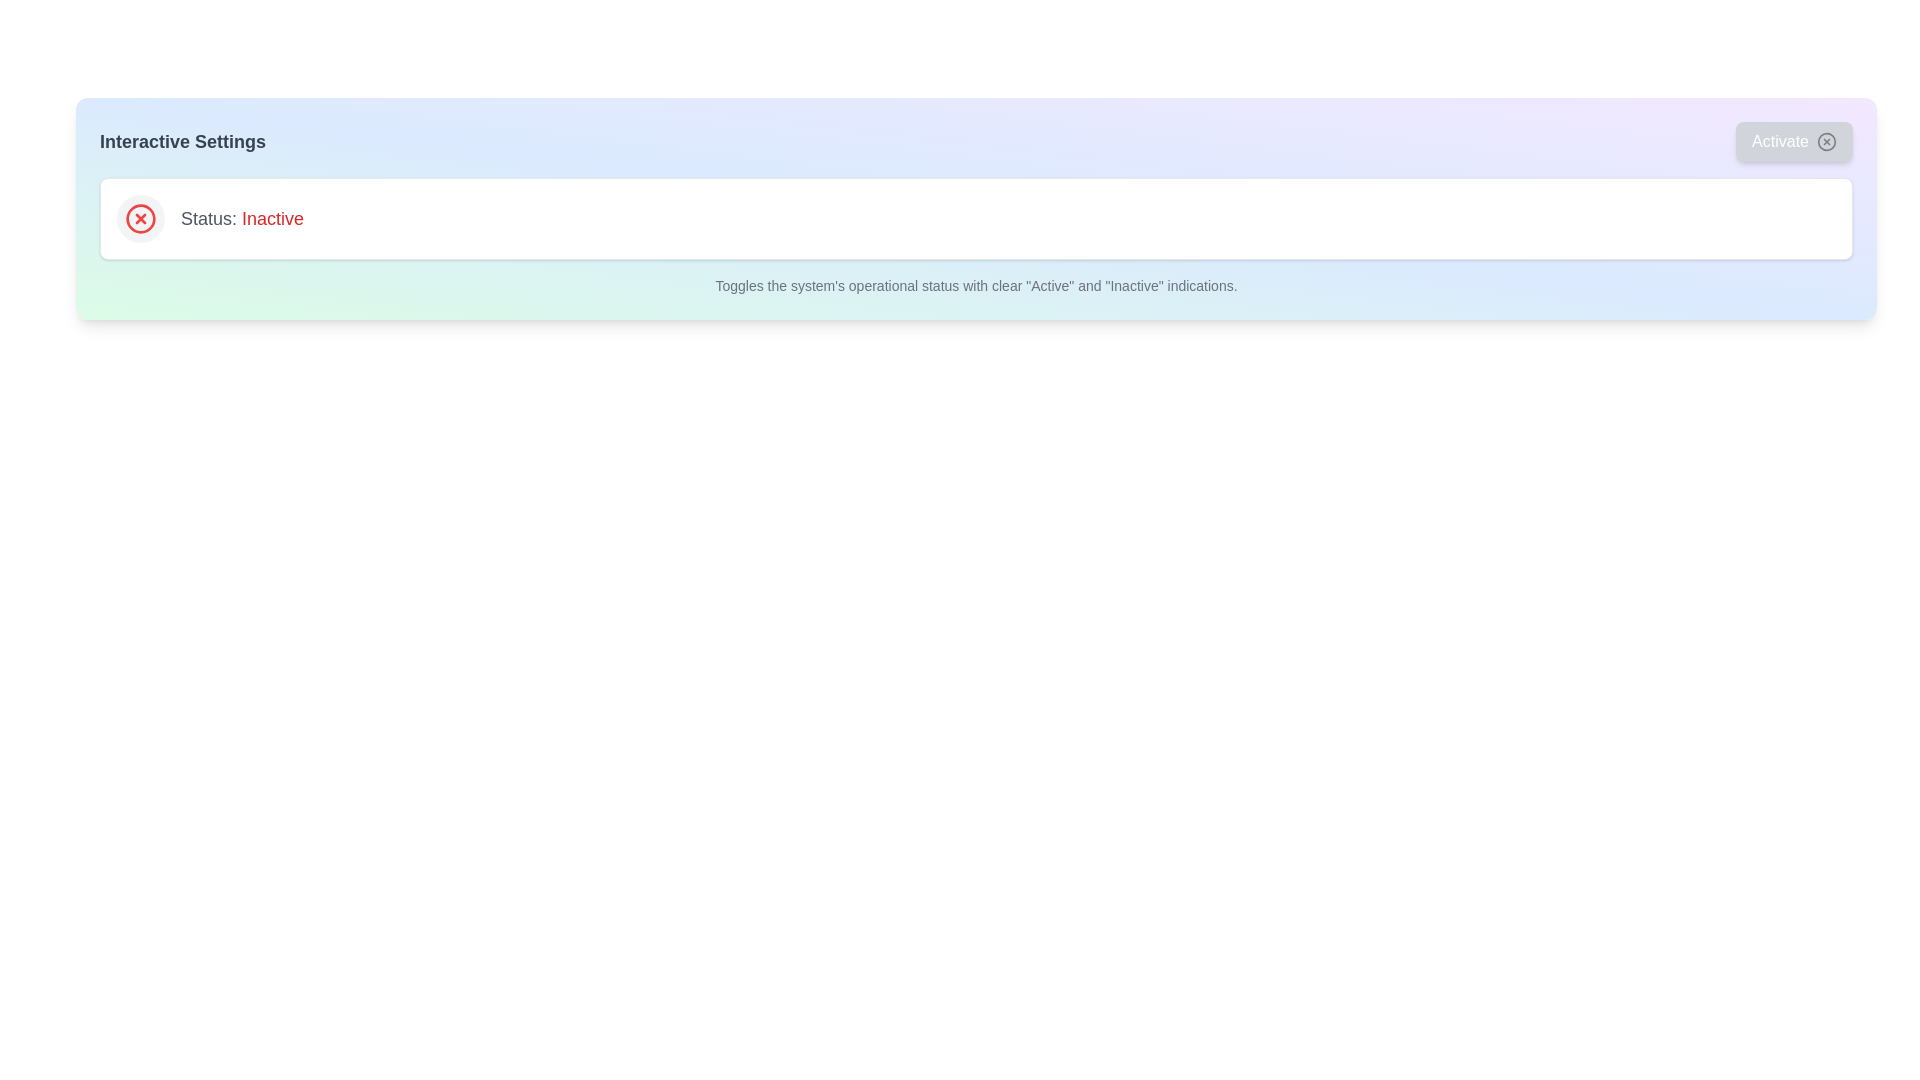 The width and height of the screenshot is (1920, 1080). What do you see at coordinates (1780, 141) in the screenshot?
I see `the 'Activate' button text located in the top-right corner of the interactive section of the panel header` at bounding box center [1780, 141].